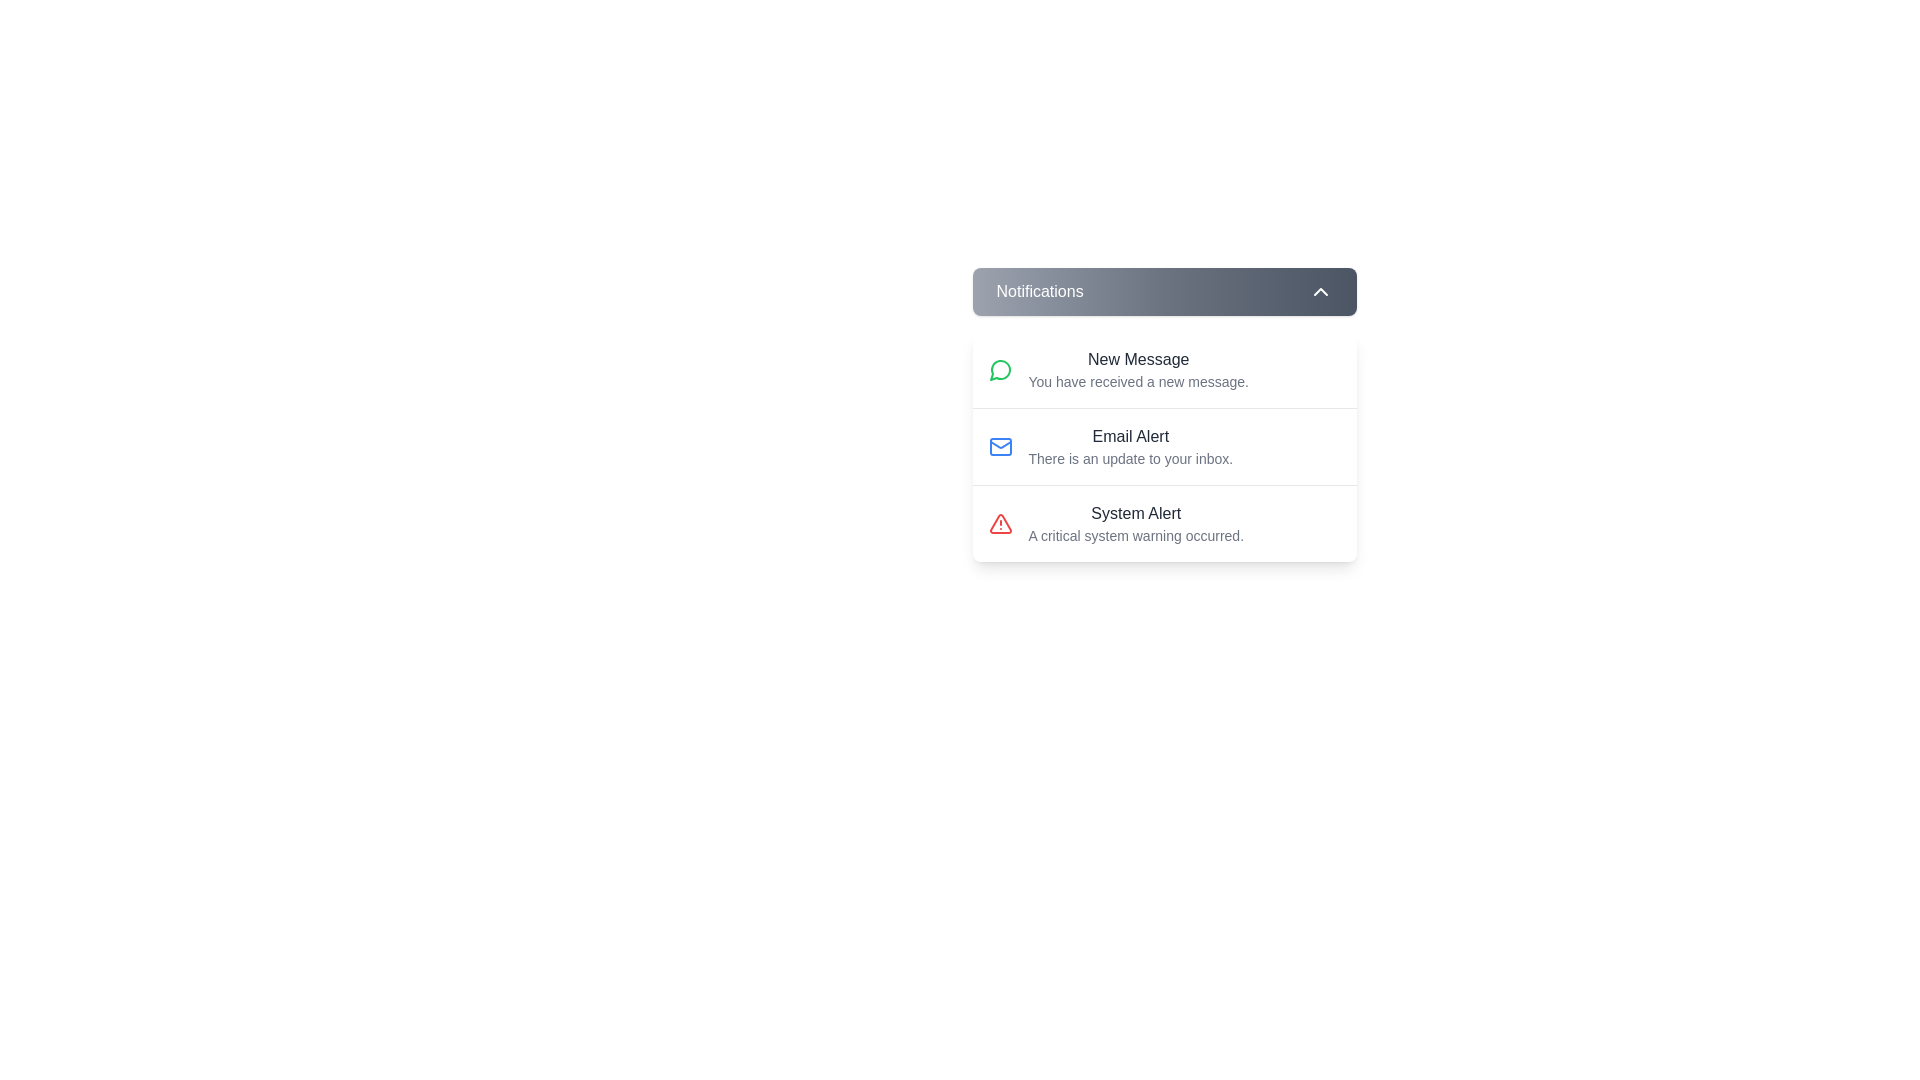  I want to click on the text label displaying the message 'A critical system warning occurred.' which is styled with 'text-sm text-gray-500' and located below the 'System Alert' text in the notification dropdown panel, so click(1136, 535).